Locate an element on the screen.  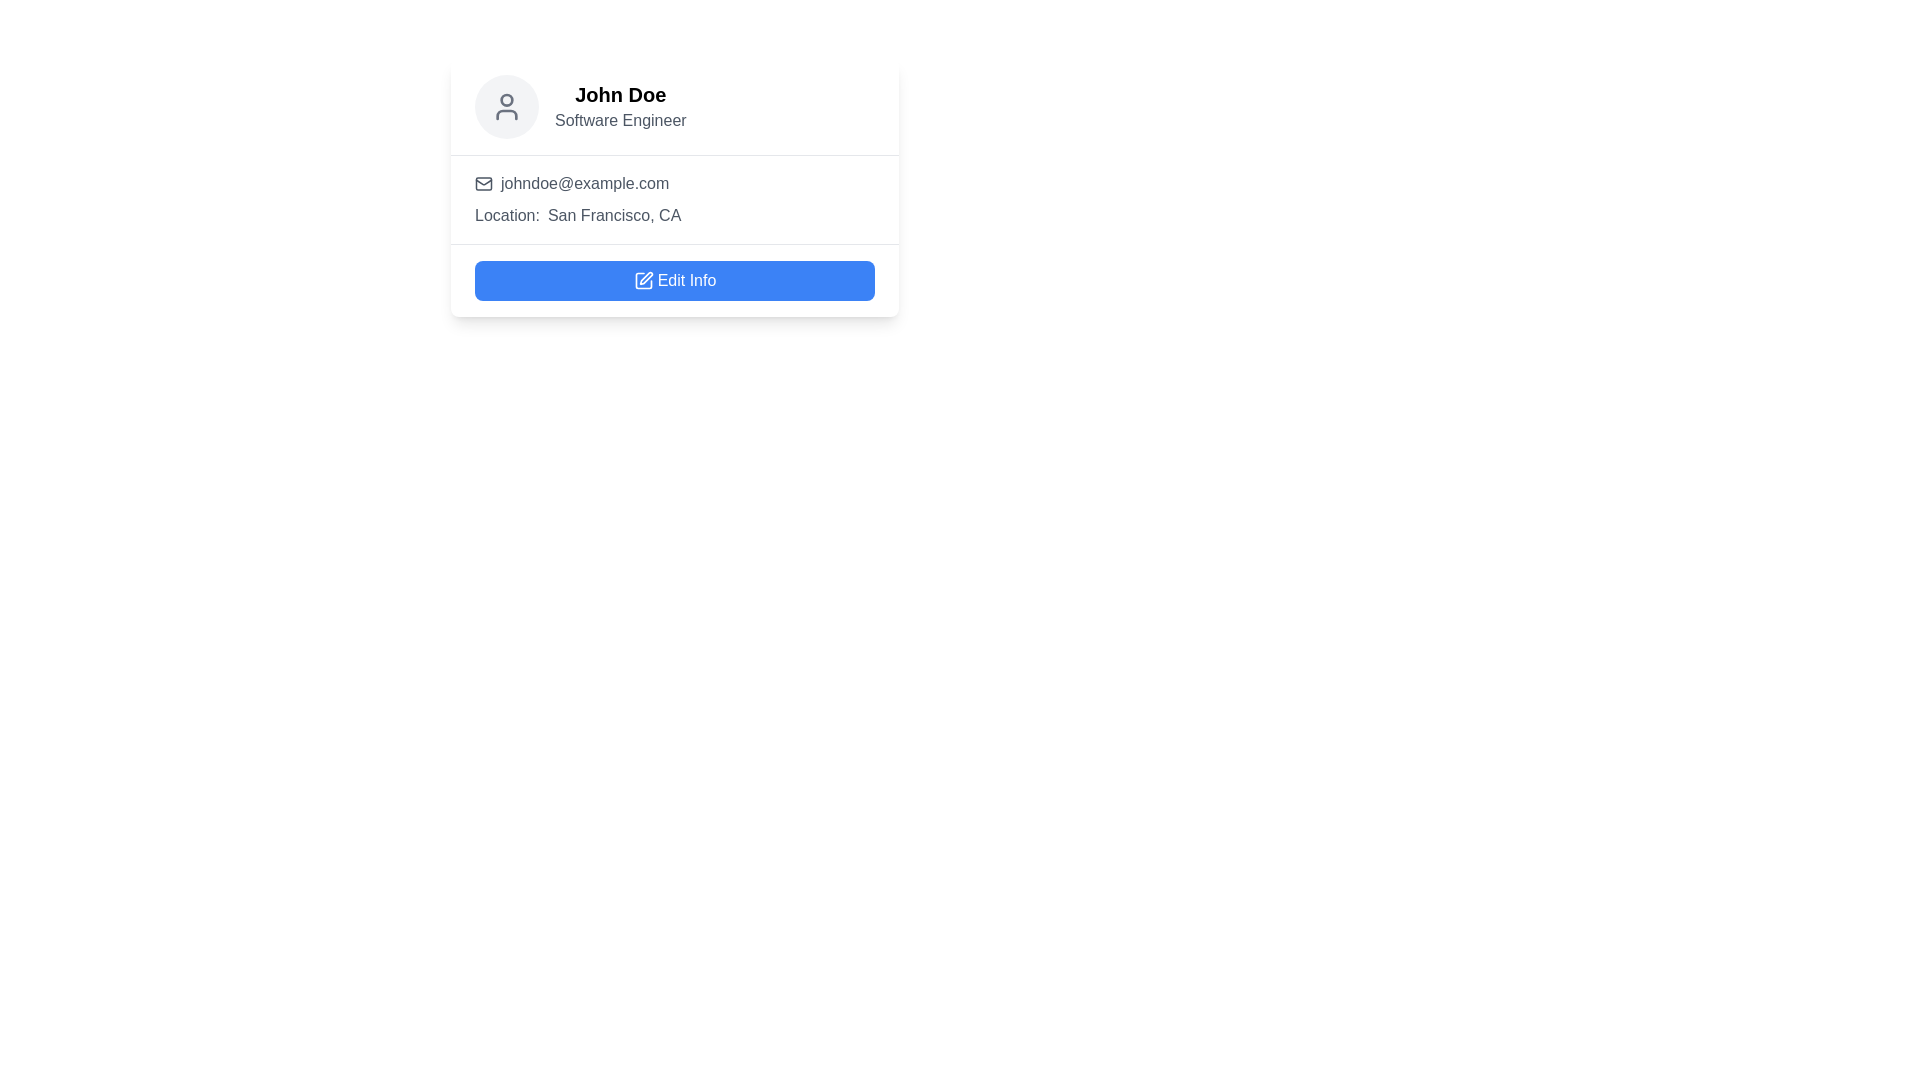
the lower half of the user icon, which is represented by a rounded shape within the SVG element located at the top left corner of the displayed card is located at coordinates (507, 115).